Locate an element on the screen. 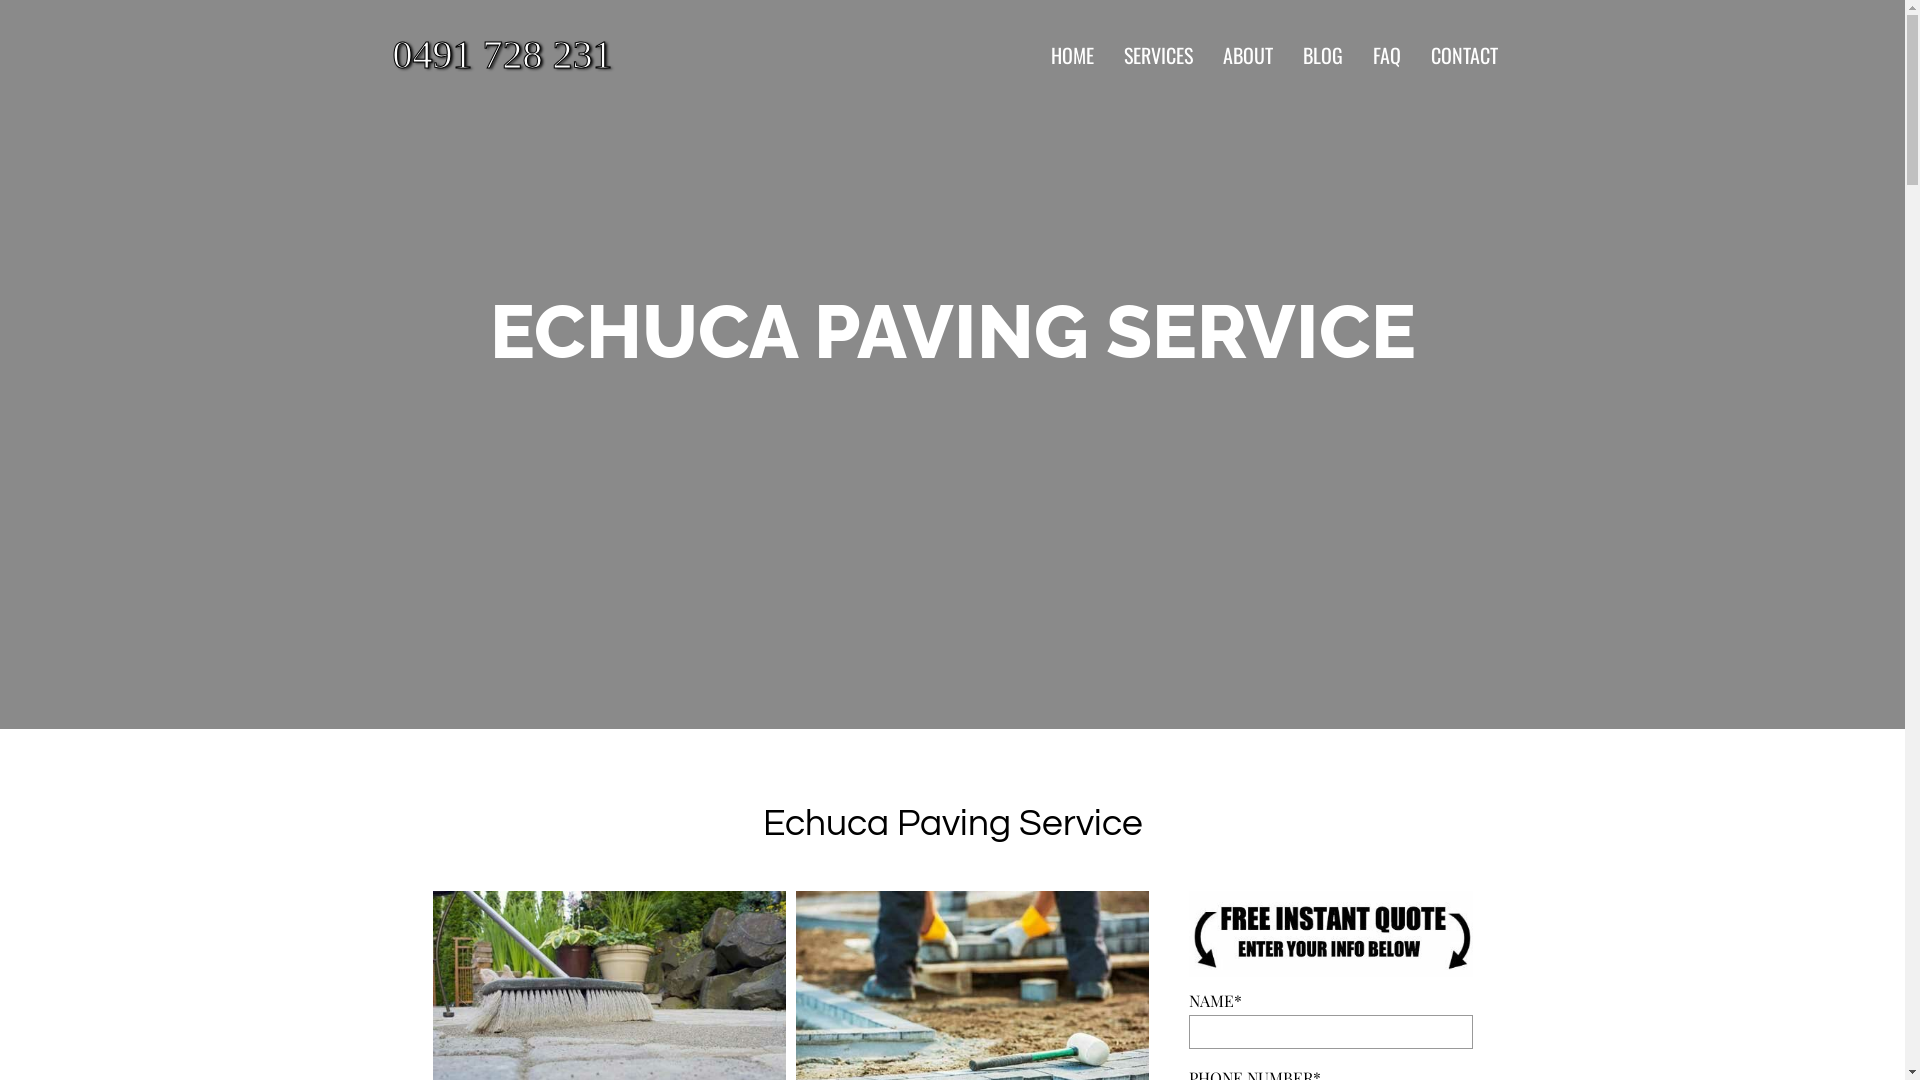 This screenshot has width=1920, height=1080. 'BannerBlack' is located at coordinates (1329, 934).